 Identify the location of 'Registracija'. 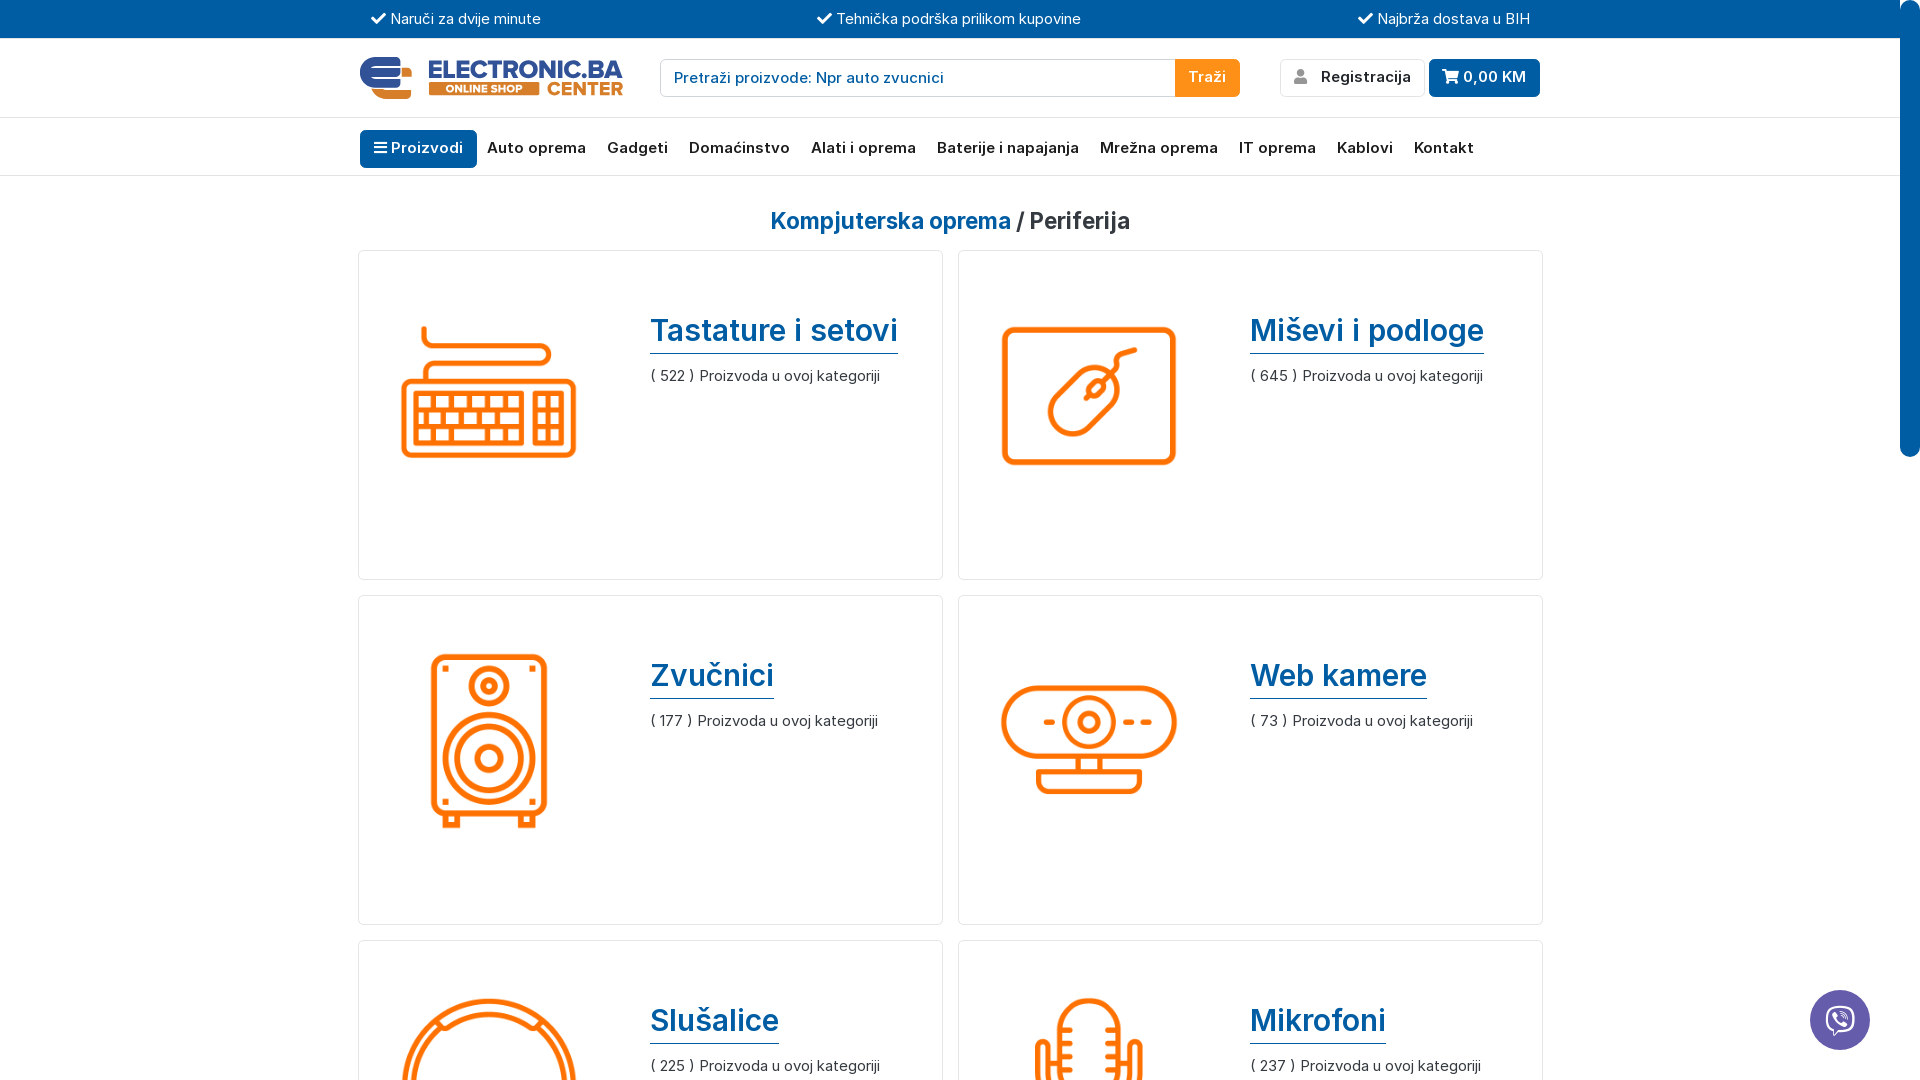
(1352, 76).